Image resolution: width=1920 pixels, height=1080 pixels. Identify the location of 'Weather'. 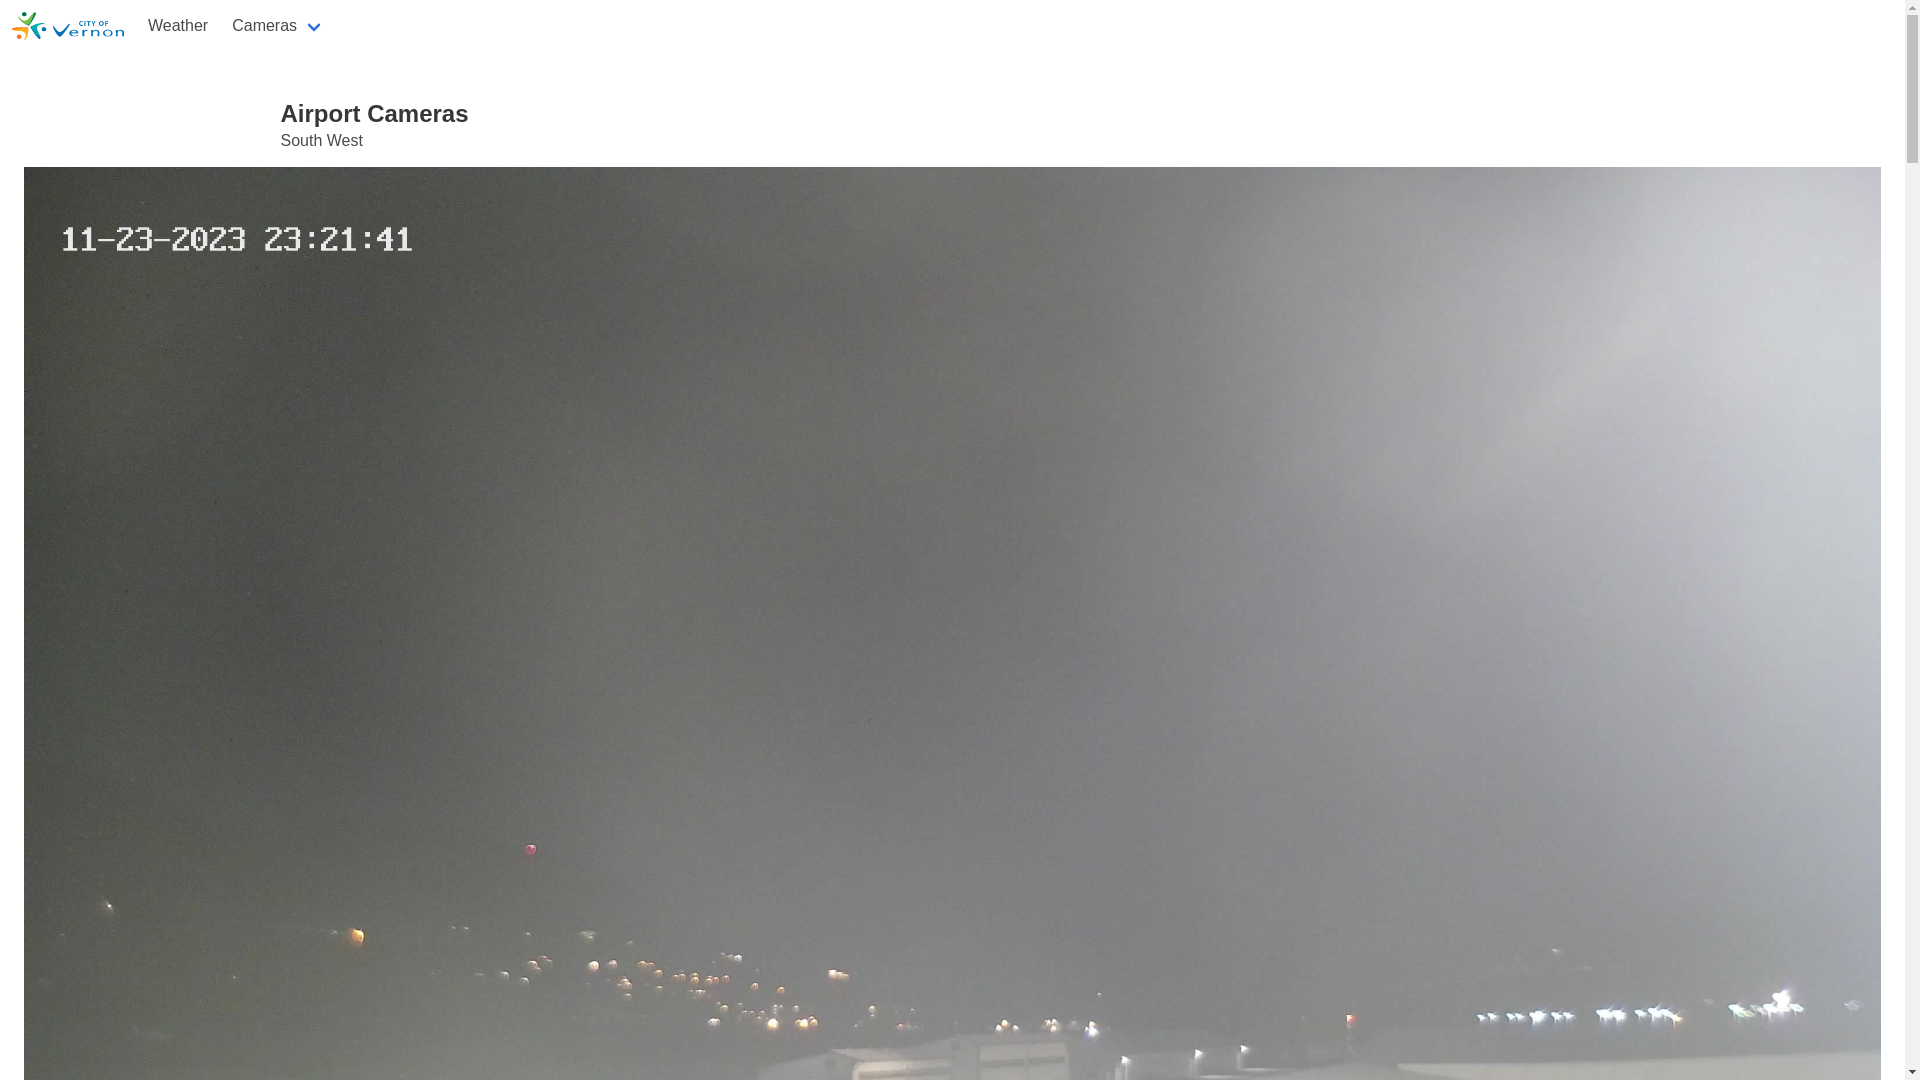
(177, 26).